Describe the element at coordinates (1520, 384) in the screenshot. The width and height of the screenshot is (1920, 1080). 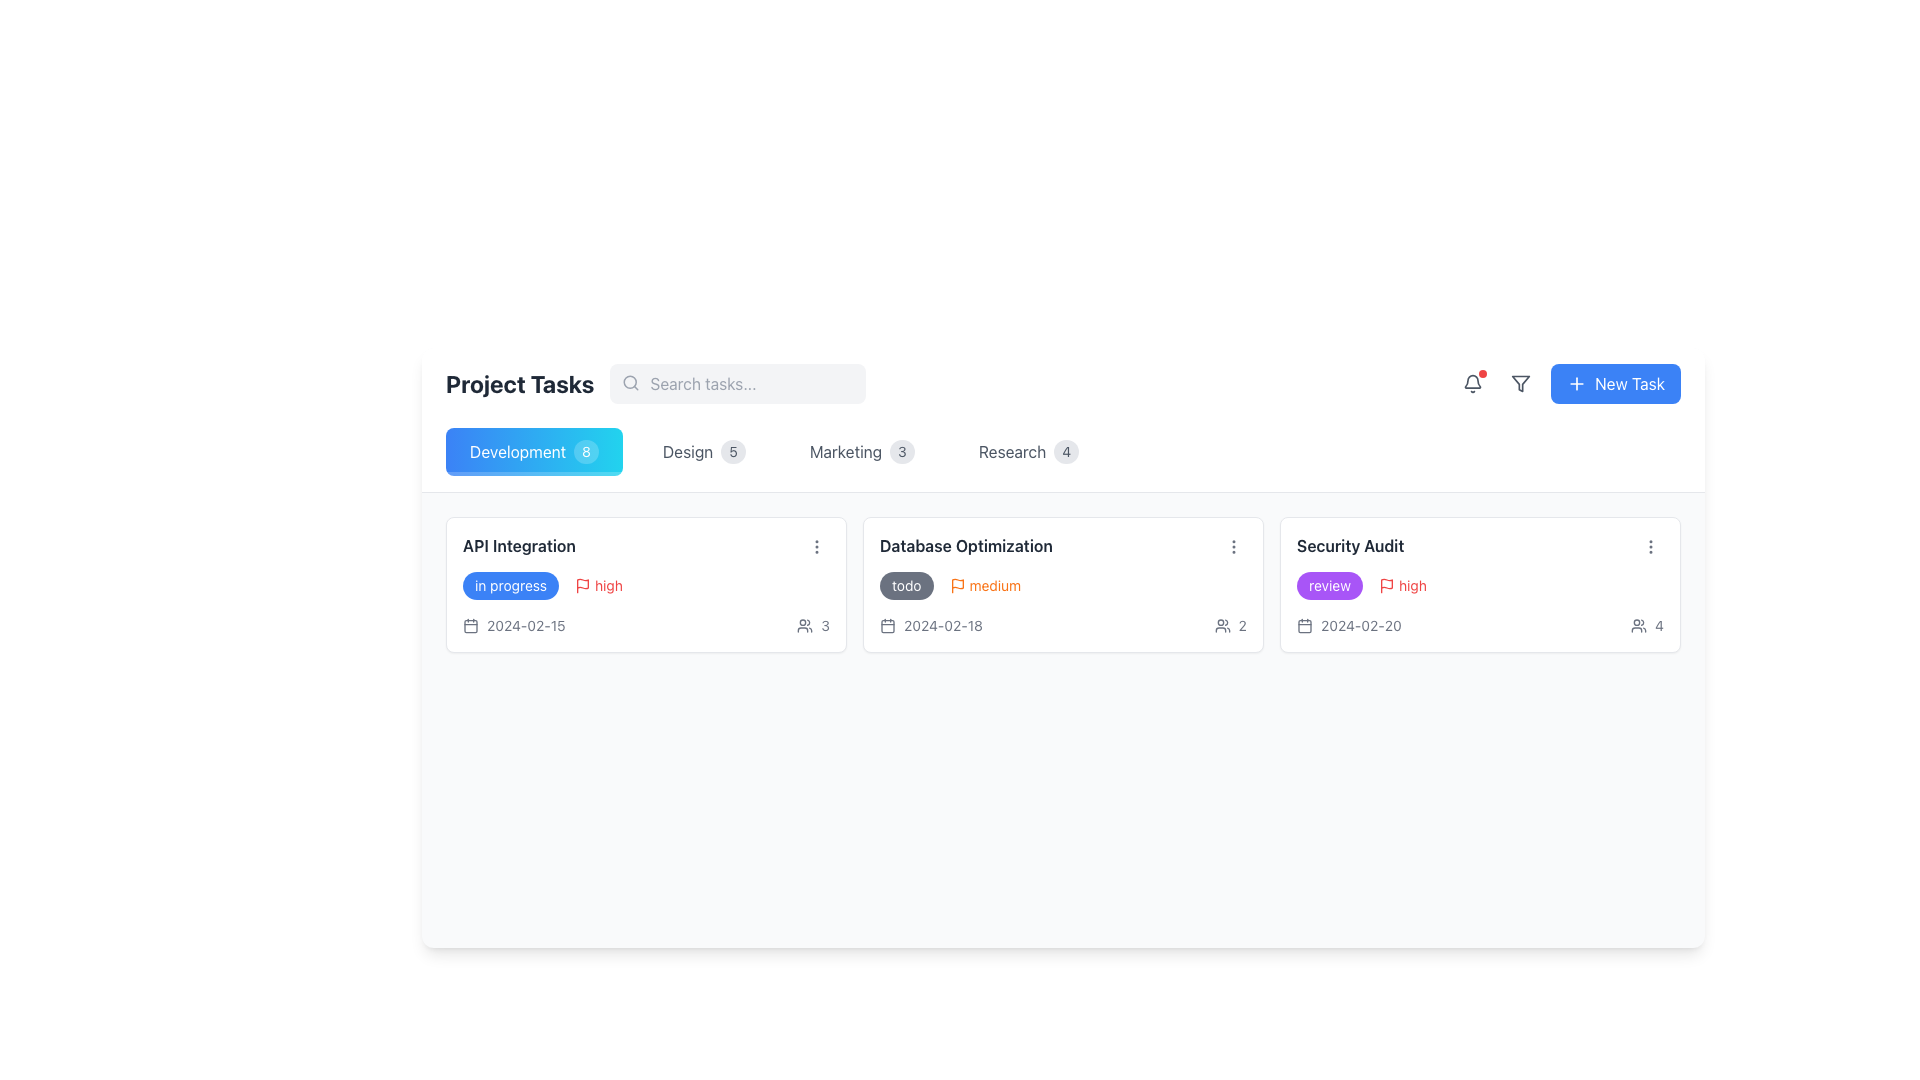
I see `the filter tool icon located in the upper-right corner of the interface, near the notification bell and 'New Task' button` at that location.